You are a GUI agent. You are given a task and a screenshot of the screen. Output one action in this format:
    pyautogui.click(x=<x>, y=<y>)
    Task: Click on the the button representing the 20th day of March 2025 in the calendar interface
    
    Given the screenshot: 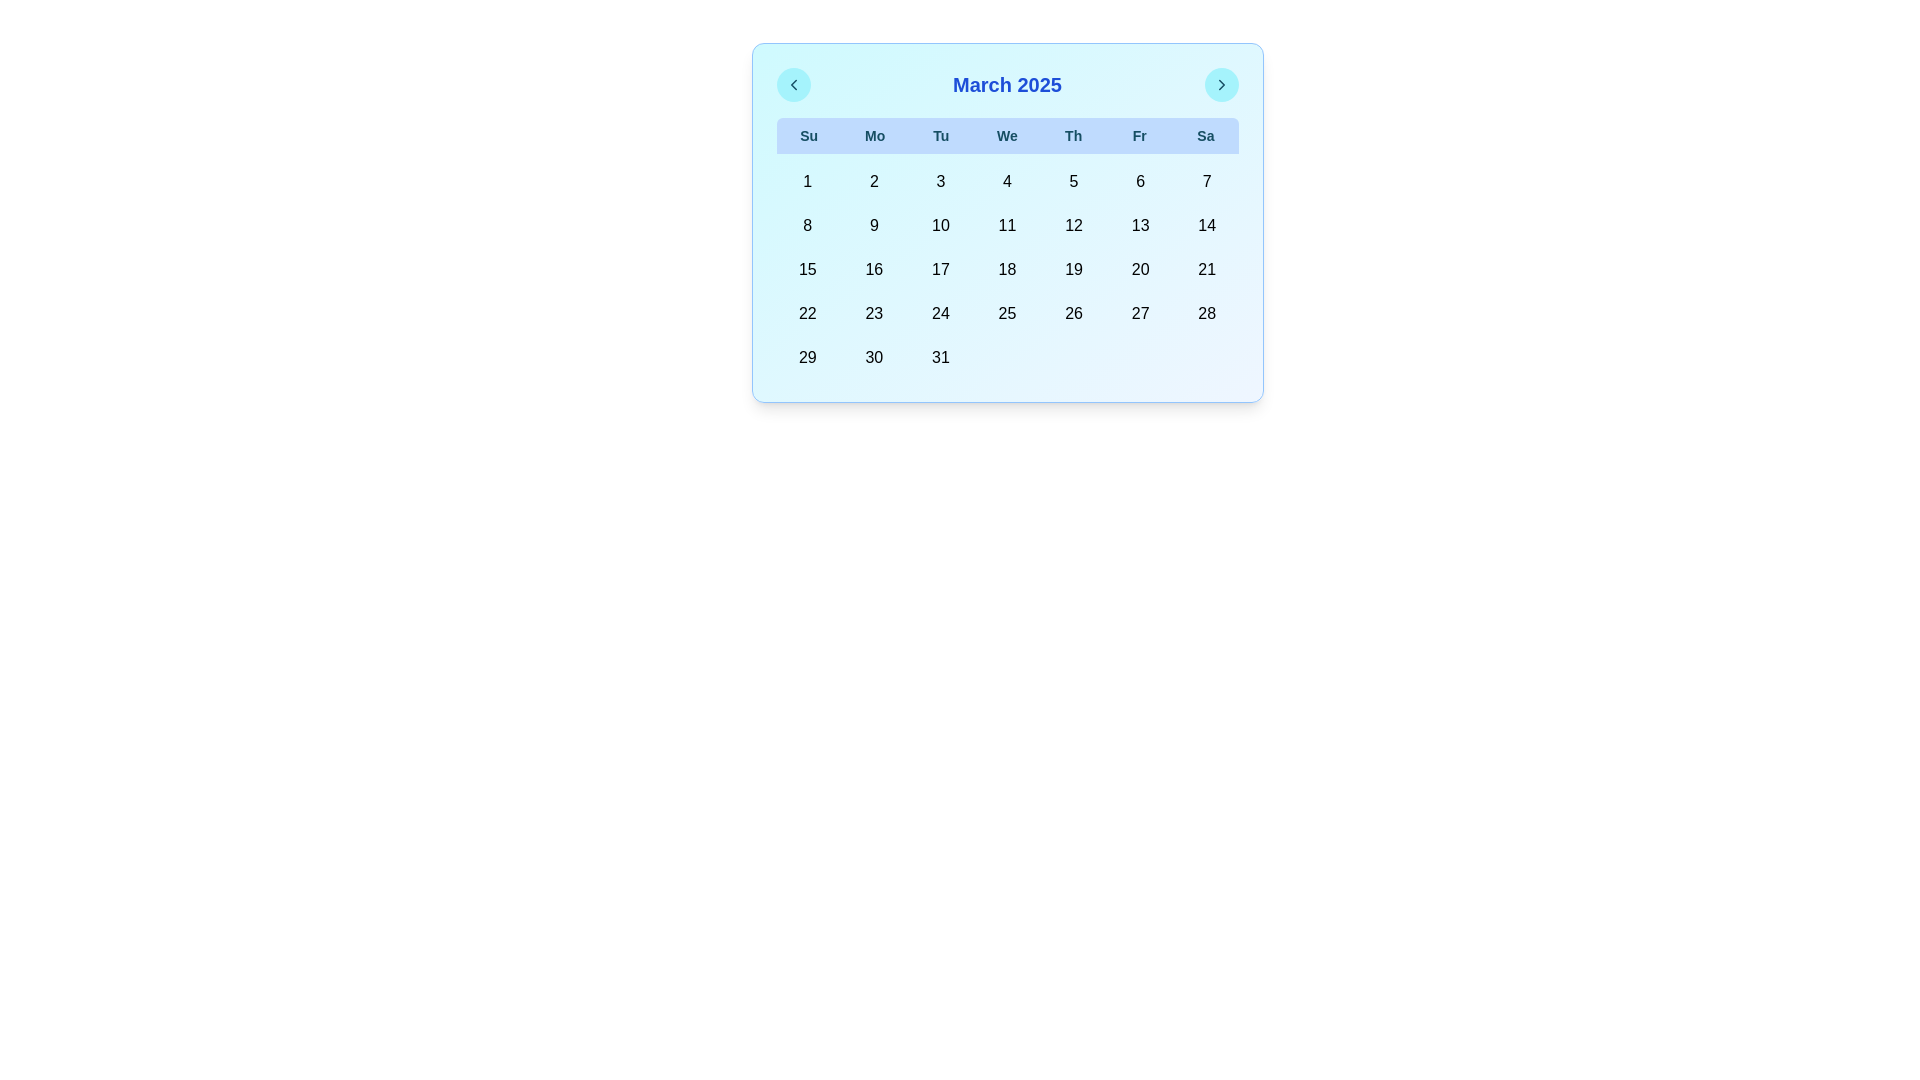 What is the action you would take?
    pyautogui.click(x=1140, y=270)
    